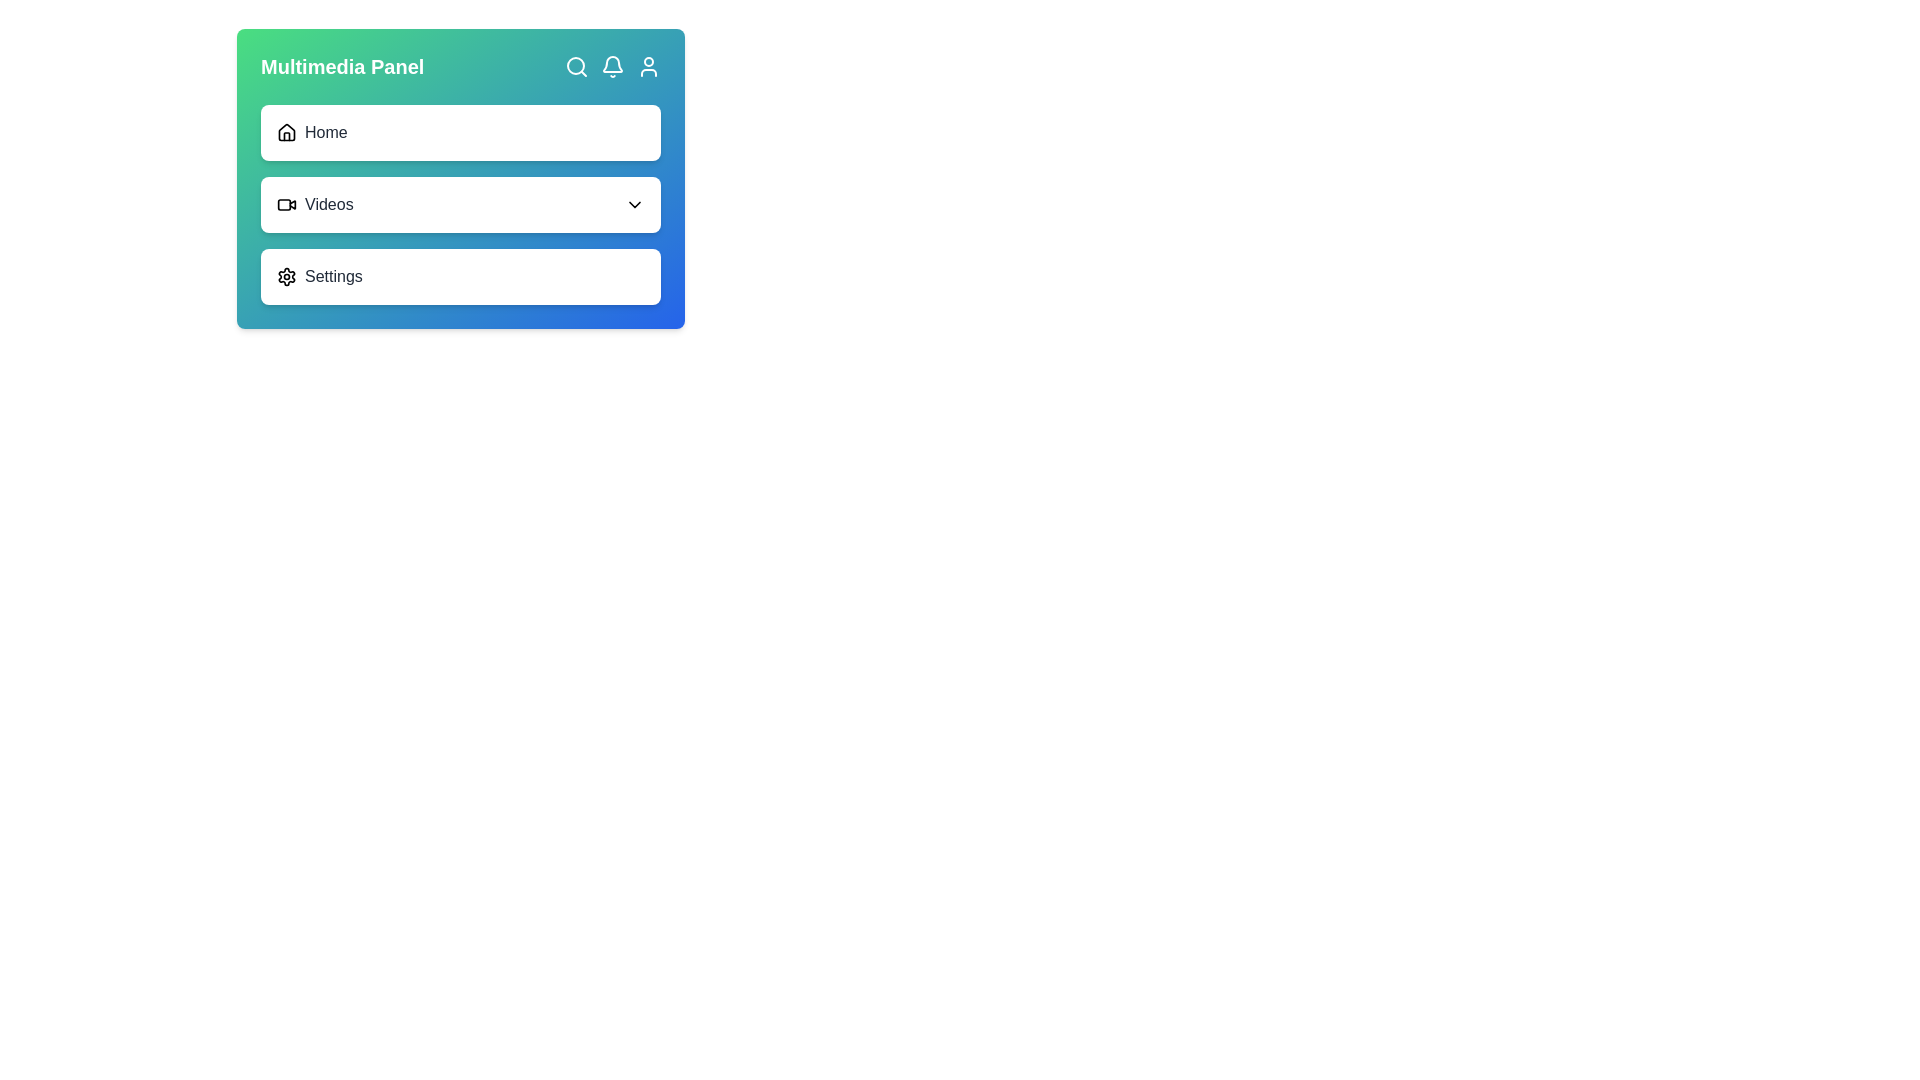  I want to click on the house-shaped icon located in the upper-left section of the Multimedia Panel, so click(286, 132).